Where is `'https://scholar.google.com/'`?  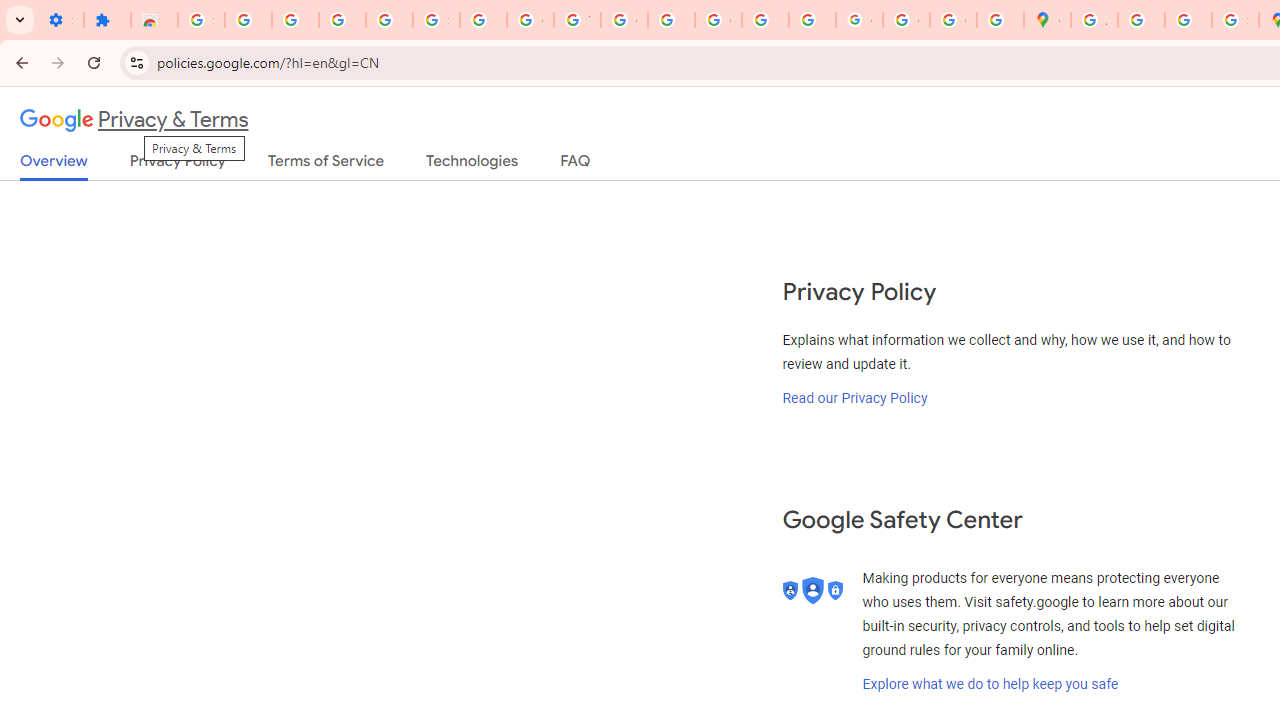 'https://scholar.google.com/' is located at coordinates (671, 20).